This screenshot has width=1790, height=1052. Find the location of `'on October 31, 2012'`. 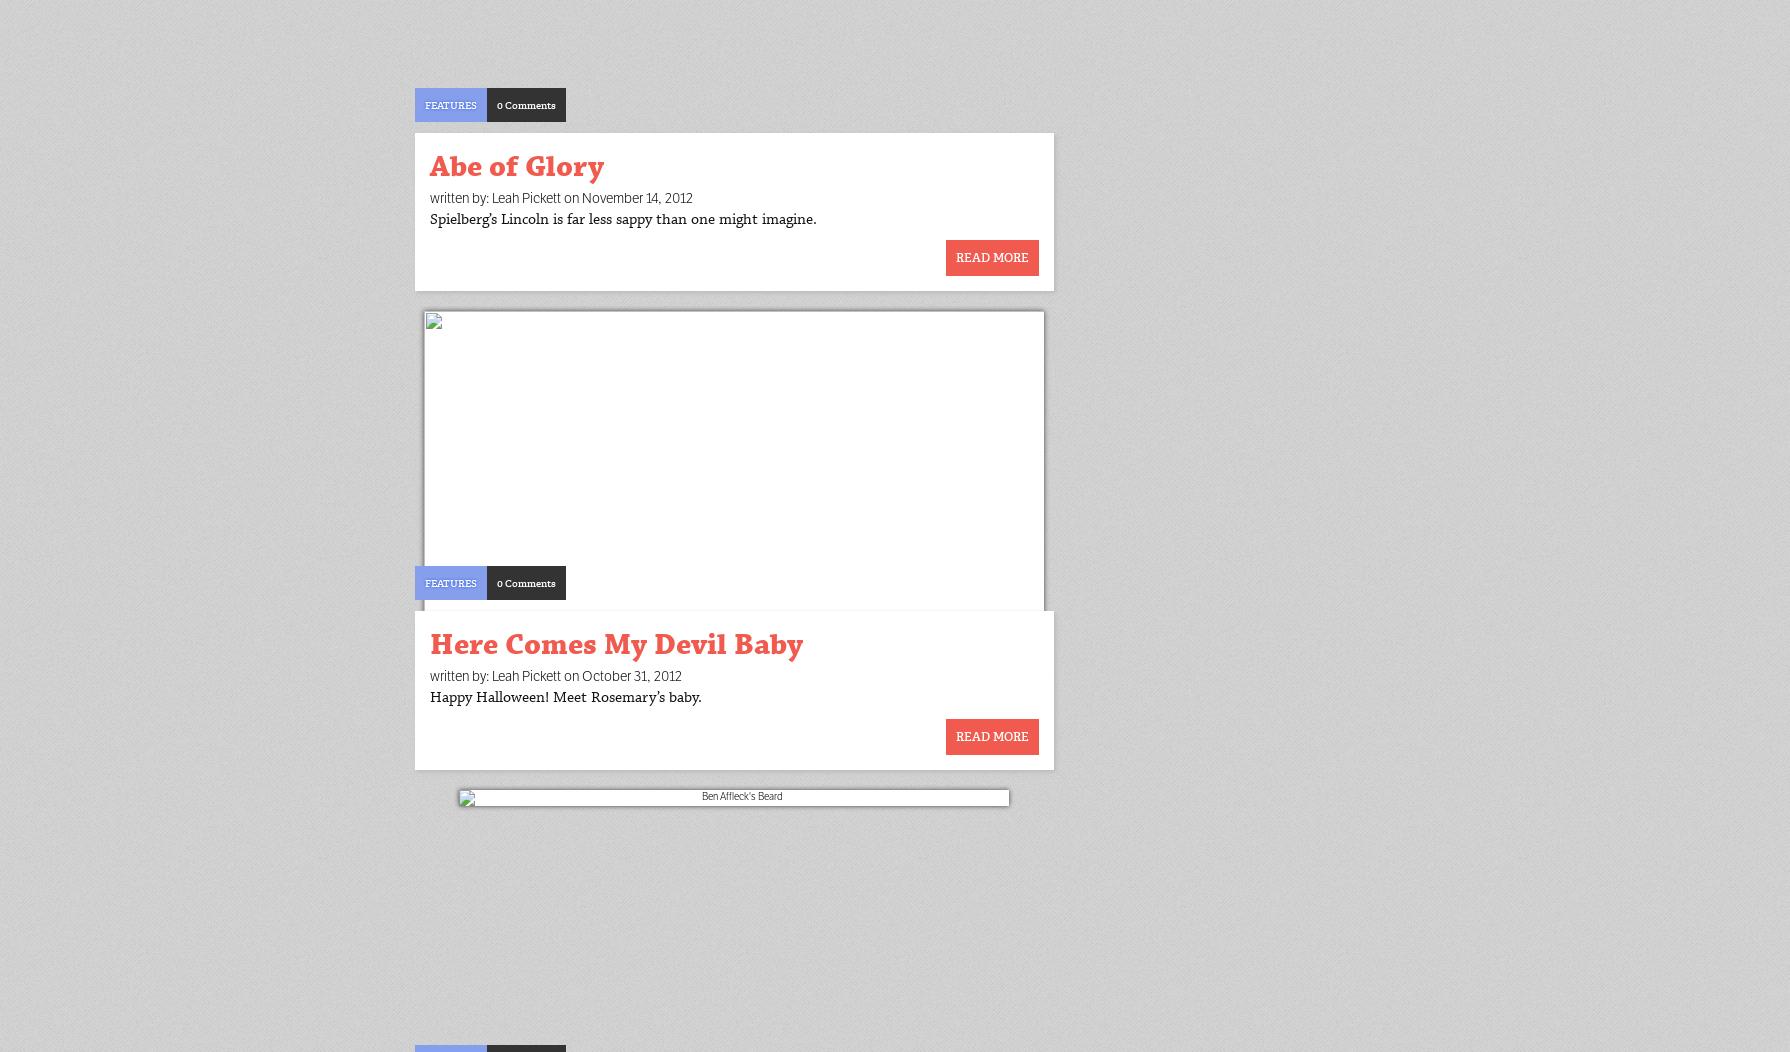

'on October 31, 2012' is located at coordinates (621, 675).